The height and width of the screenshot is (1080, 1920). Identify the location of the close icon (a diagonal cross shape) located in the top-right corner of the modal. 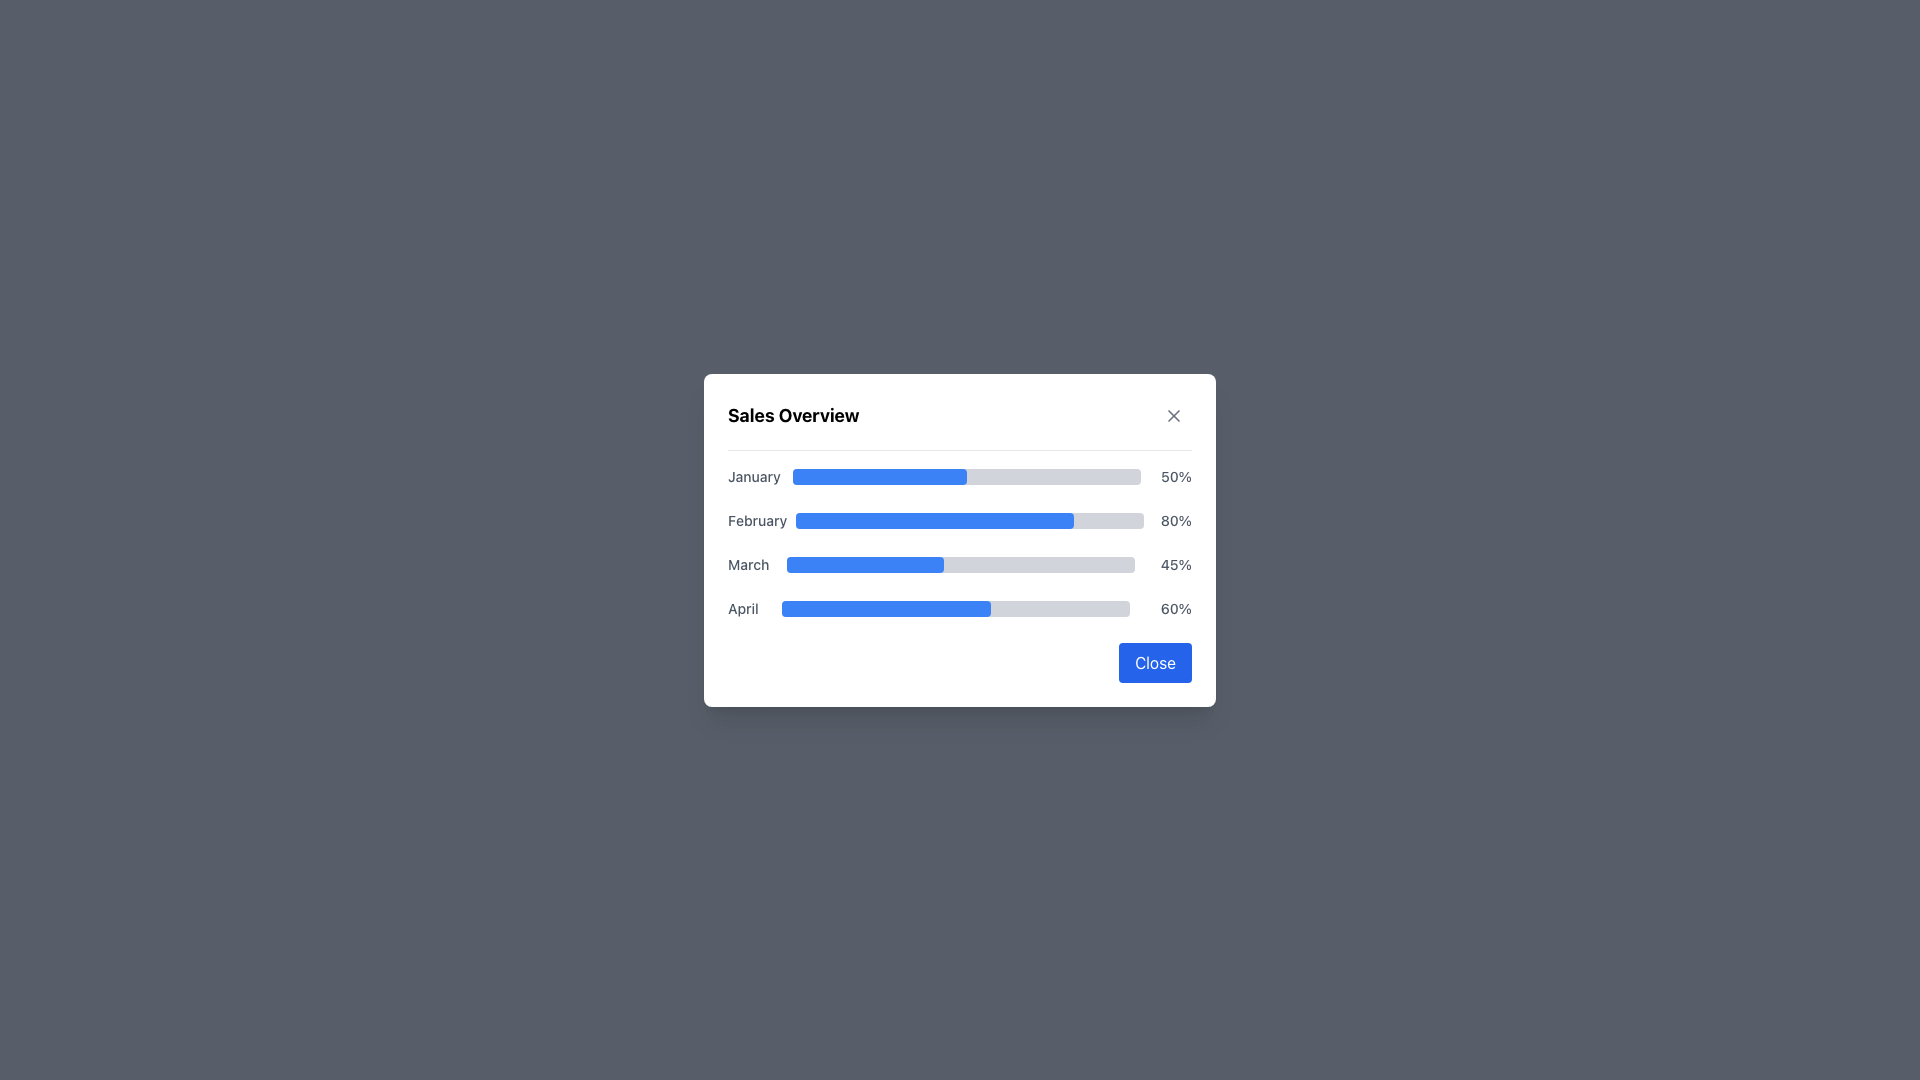
(1174, 414).